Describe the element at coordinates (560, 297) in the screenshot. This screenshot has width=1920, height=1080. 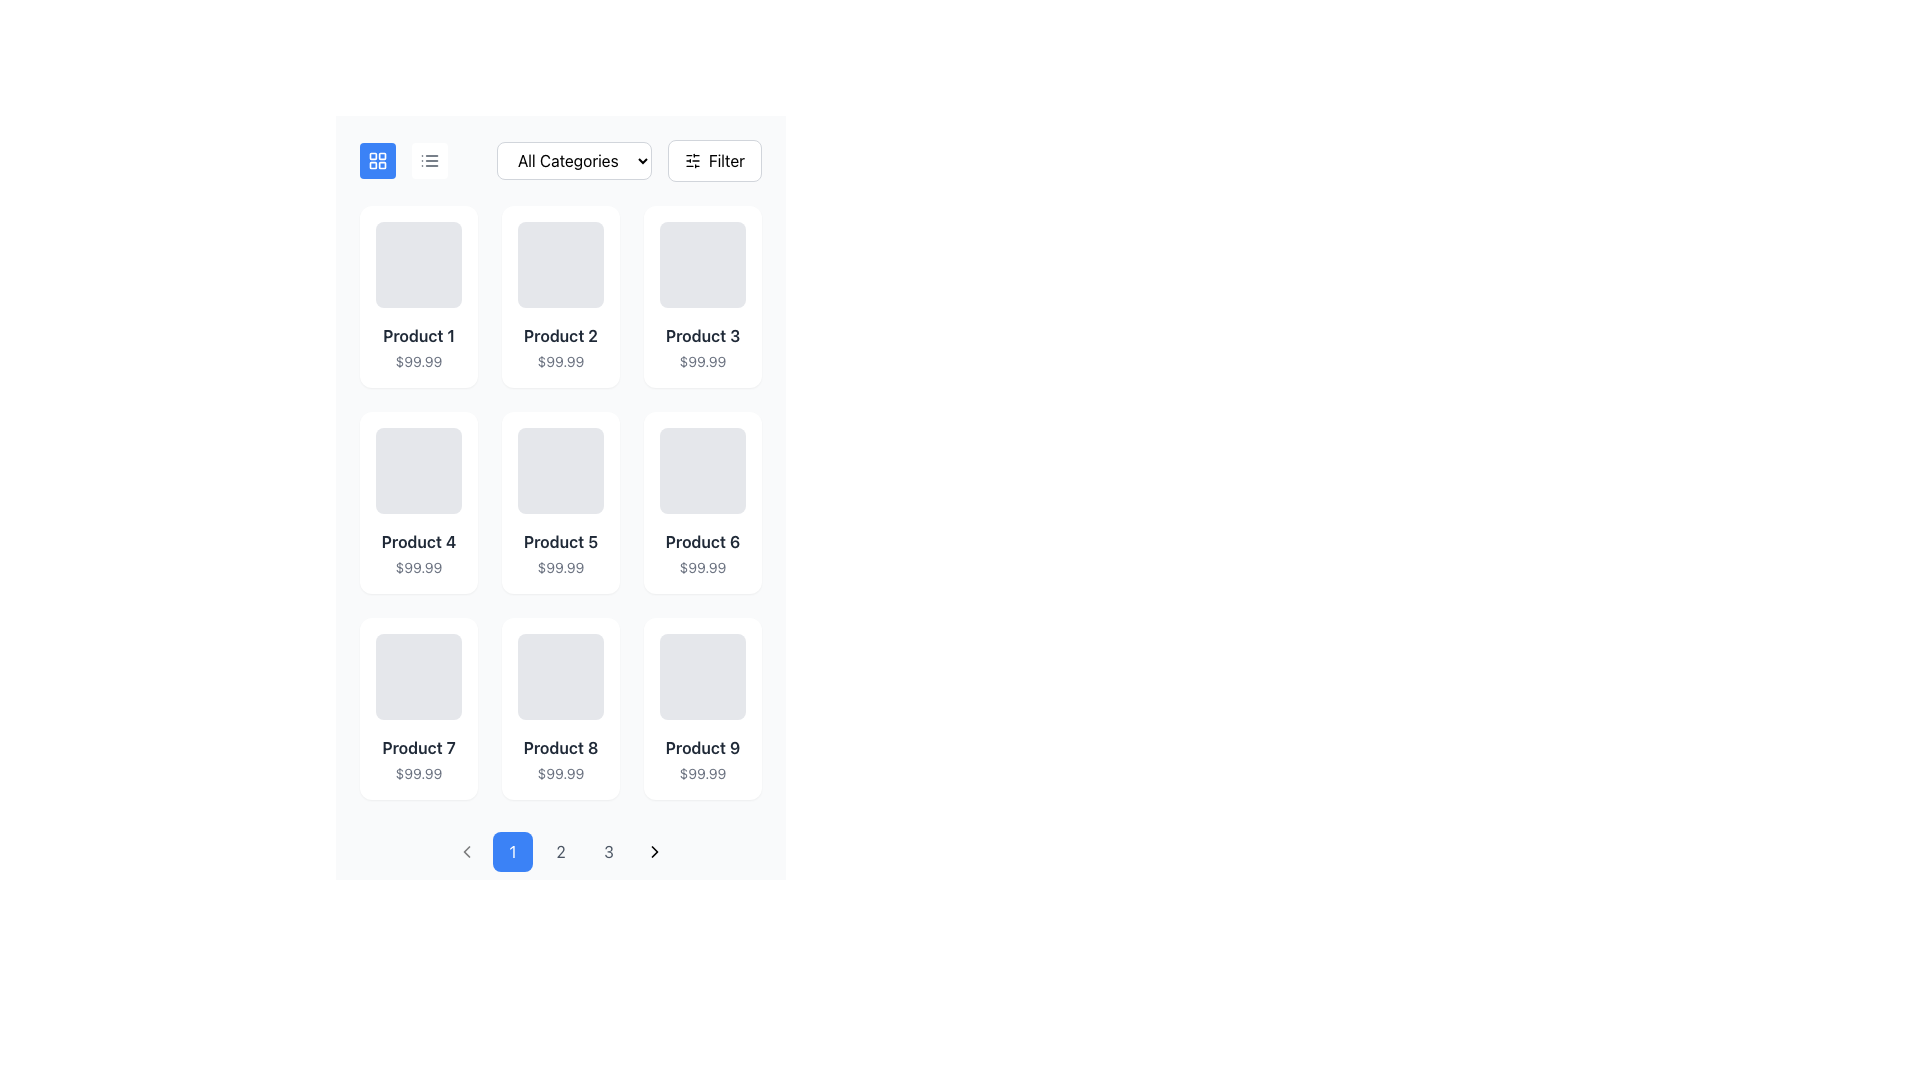
I see `the product card that displays the product name and price, which is the second card in the first row of the grid layout` at that location.